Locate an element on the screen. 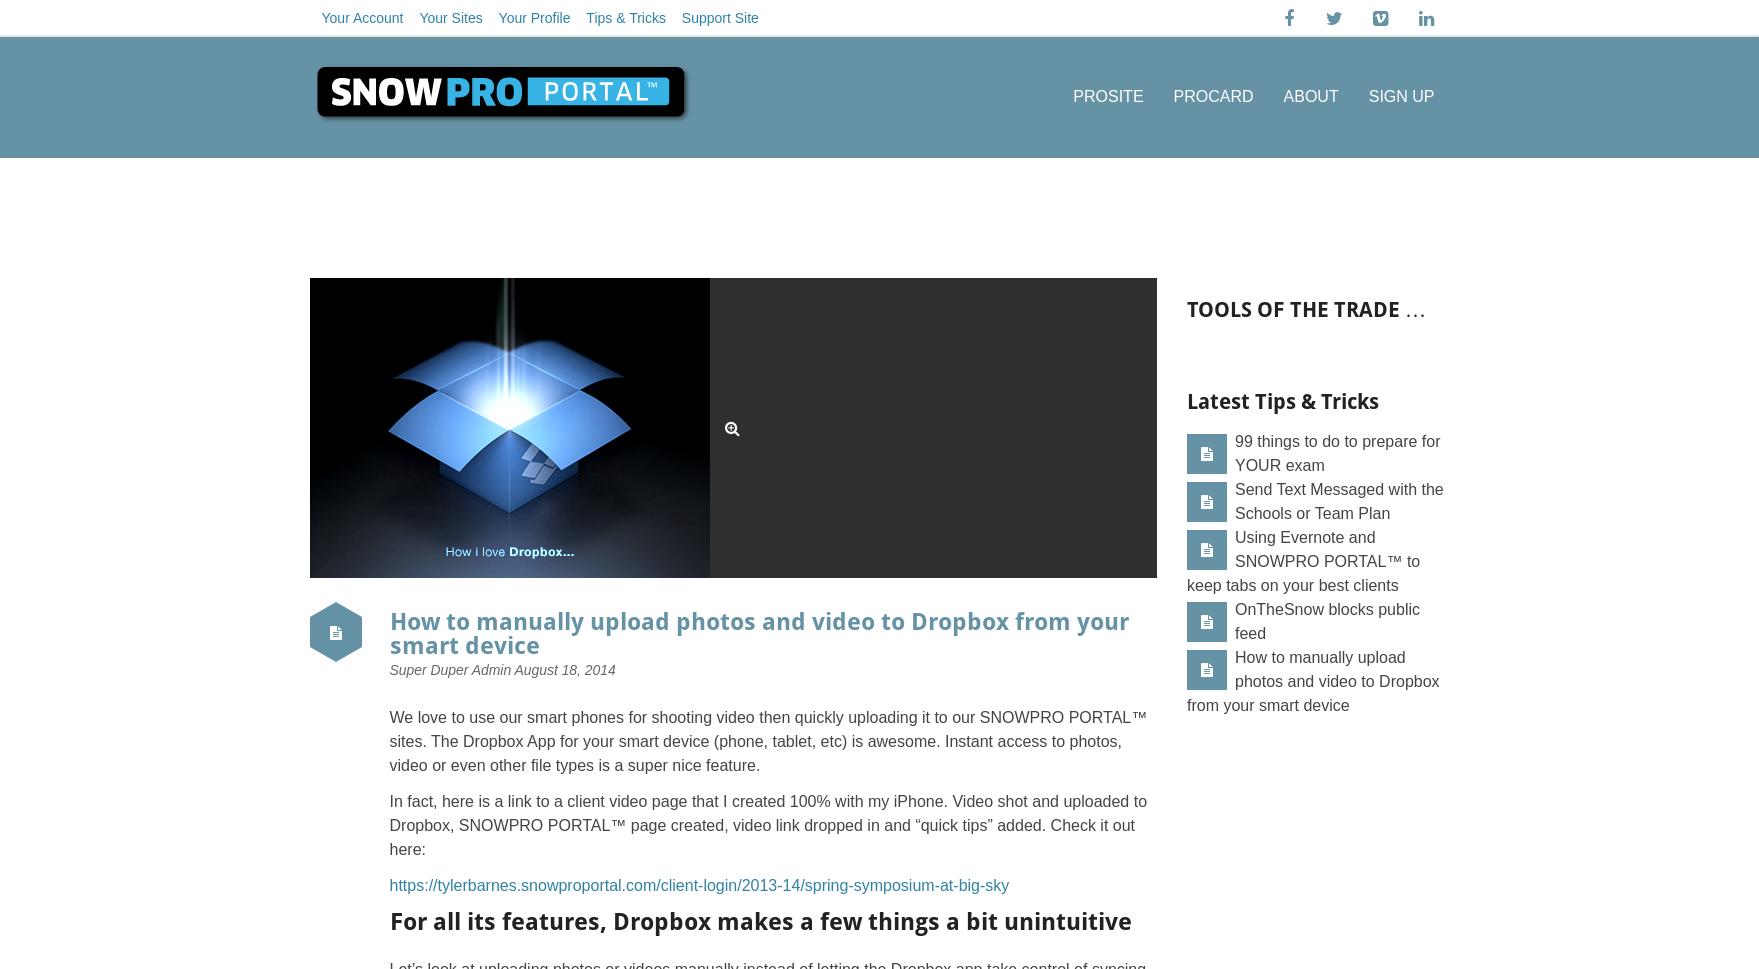 The height and width of the screenshot is (969, 1759). 'In fact, here is a link to a client video page that I created 100% with my iPhone. Video shot and uploaded to Dropbox, SNOWPRO PORTAL™ page created, video link dropped in and “quick tips” added. Check it out here:' is located at coordinates (388, 825).